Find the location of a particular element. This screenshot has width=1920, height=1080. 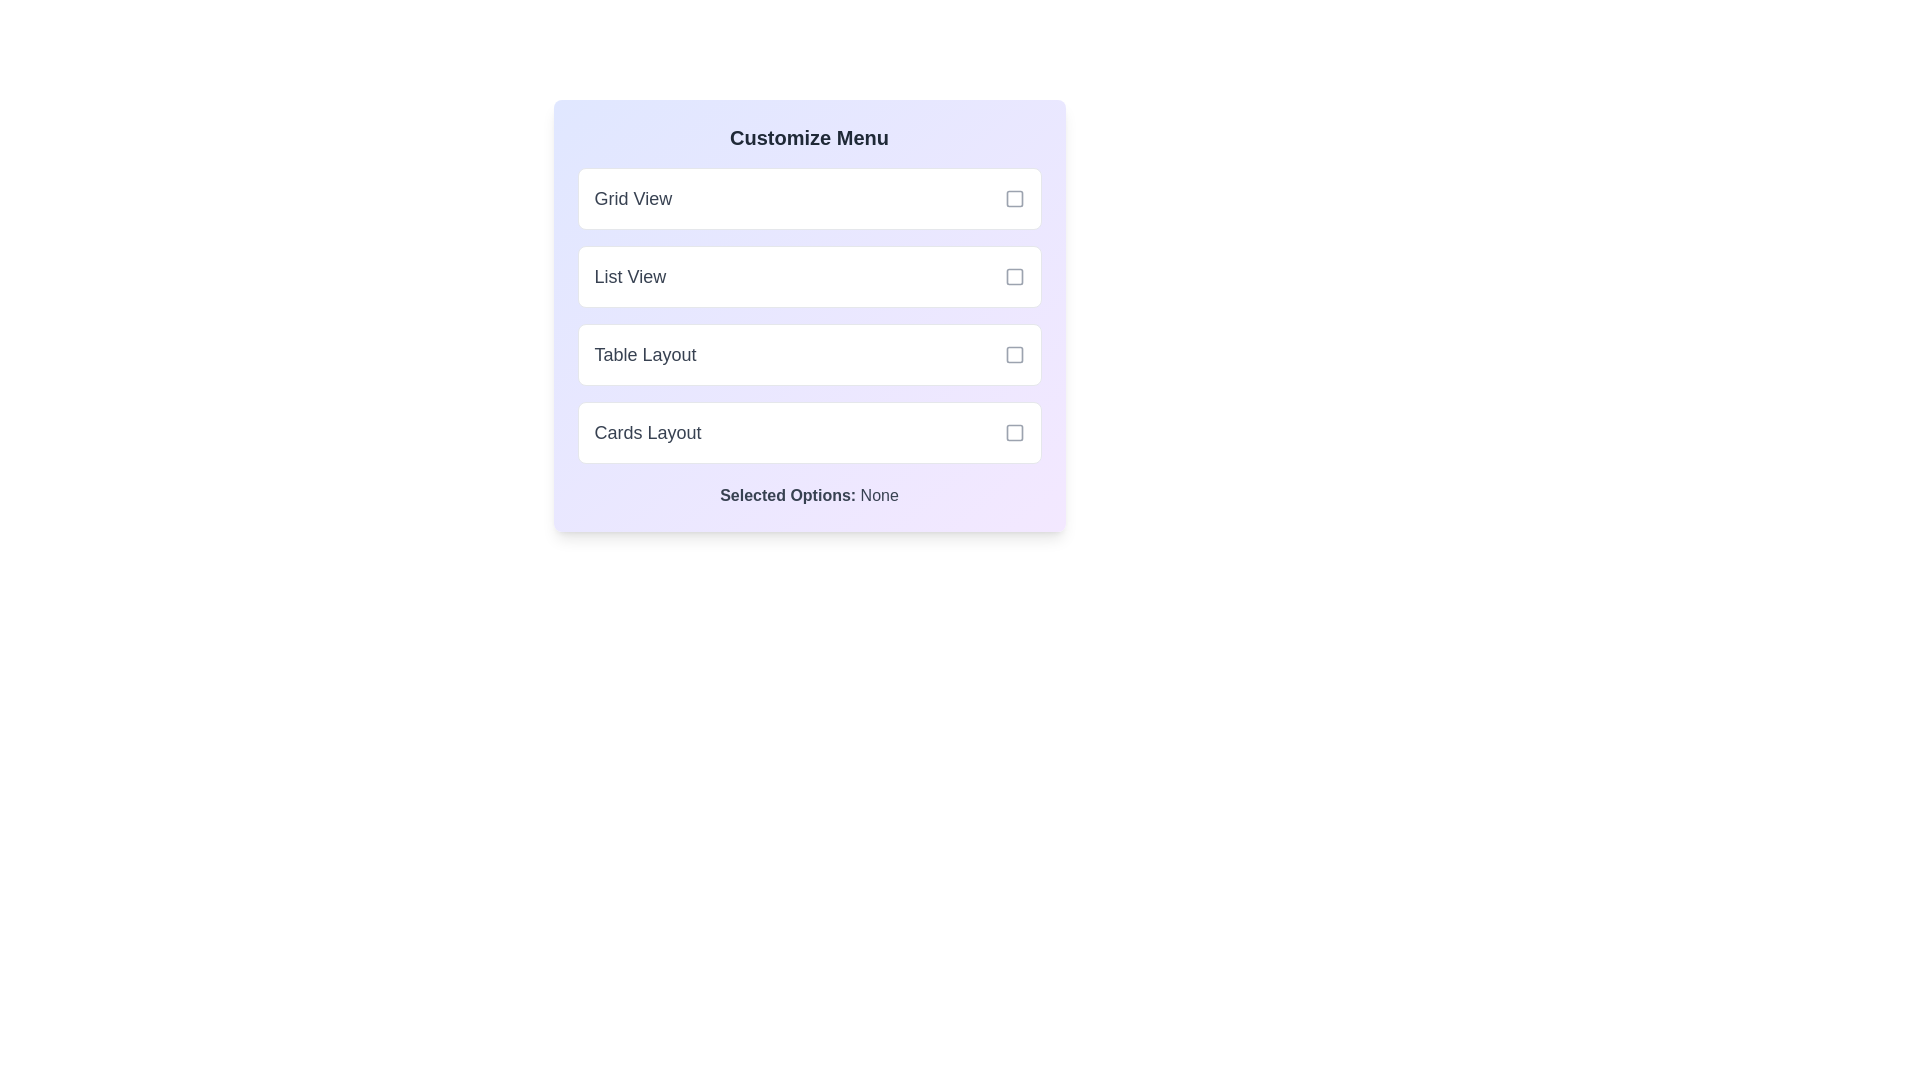

text label displaying 'Cards Layout' located in the fourth row of the 'Customize Menu' panel, to the left of an empty checkbox is located at coordinates (648, 431).